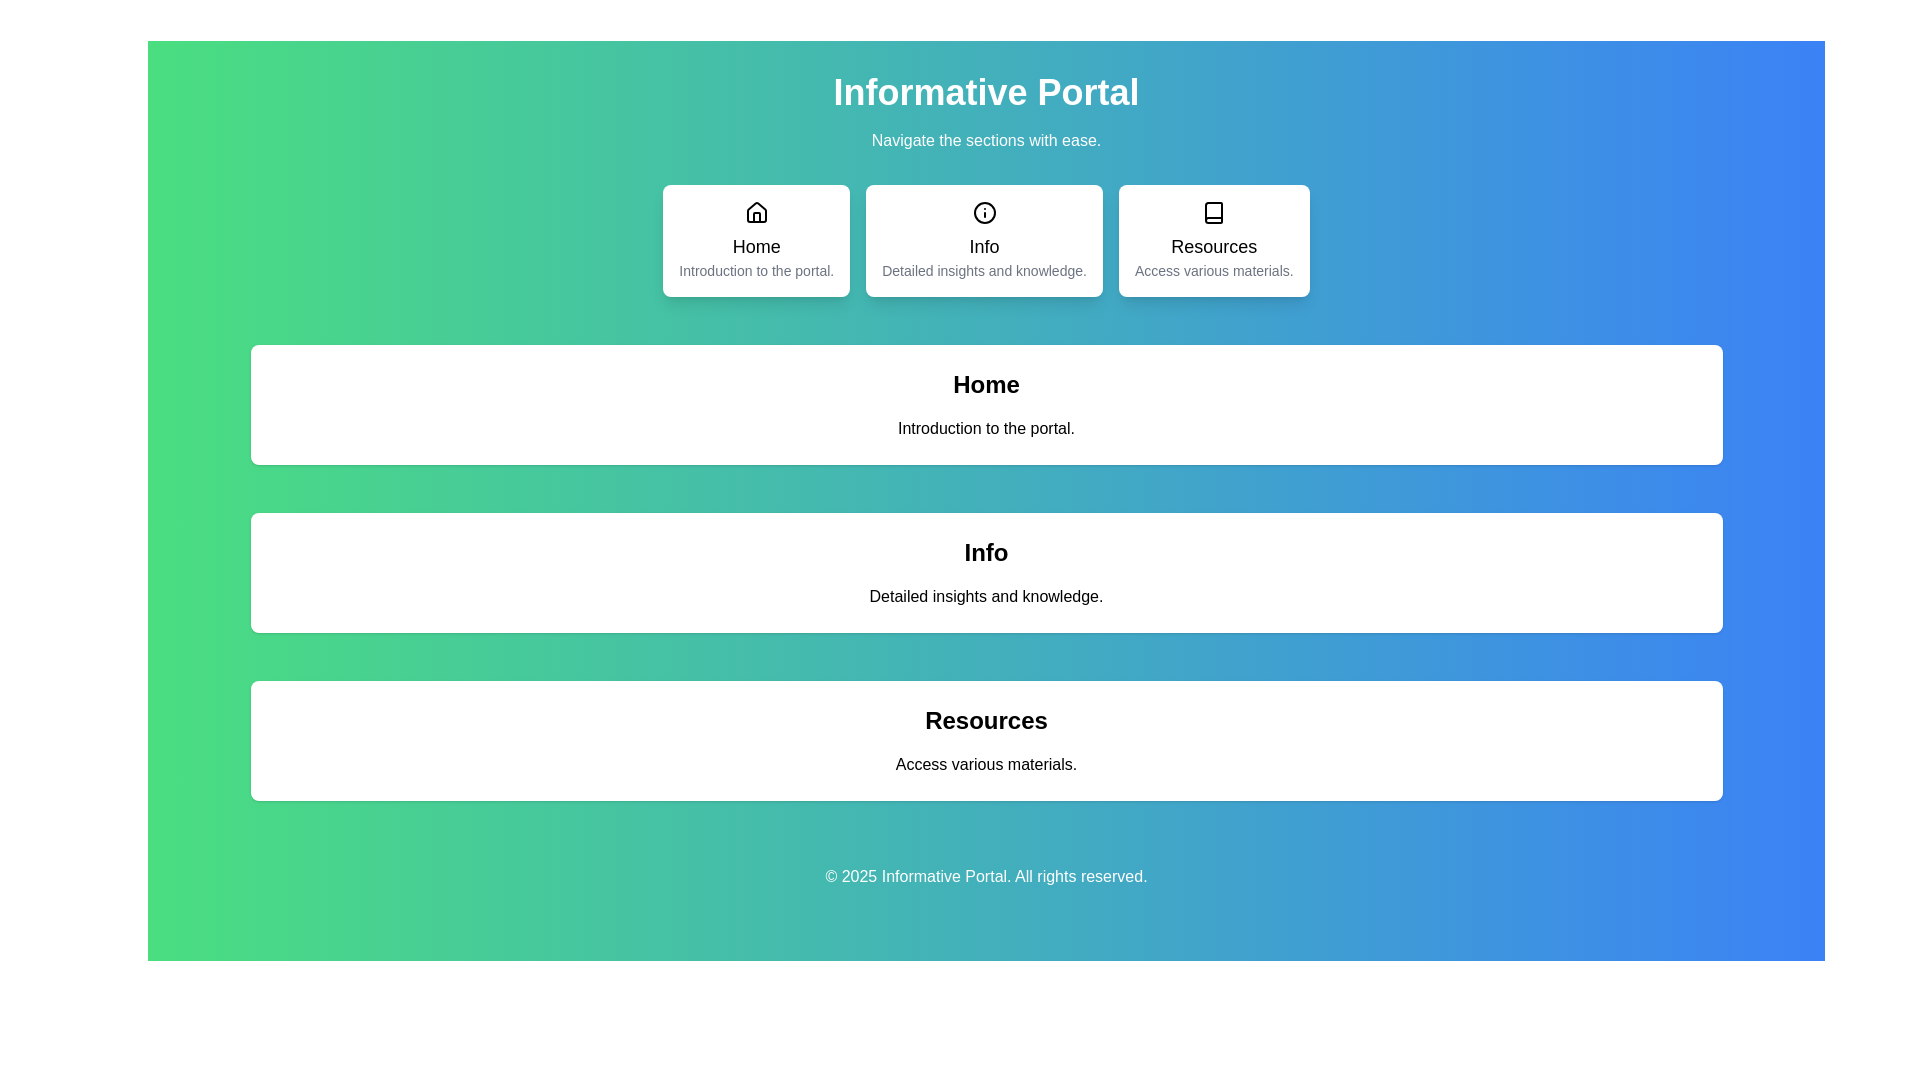 This screenshot has height=1080, width=1920. Describe the element at coordinates (984, 212) in the screenshot. I see `the outermost circle of the 'Info' icon located in the central horizontal menu of the interface by clicking on it` at that location.